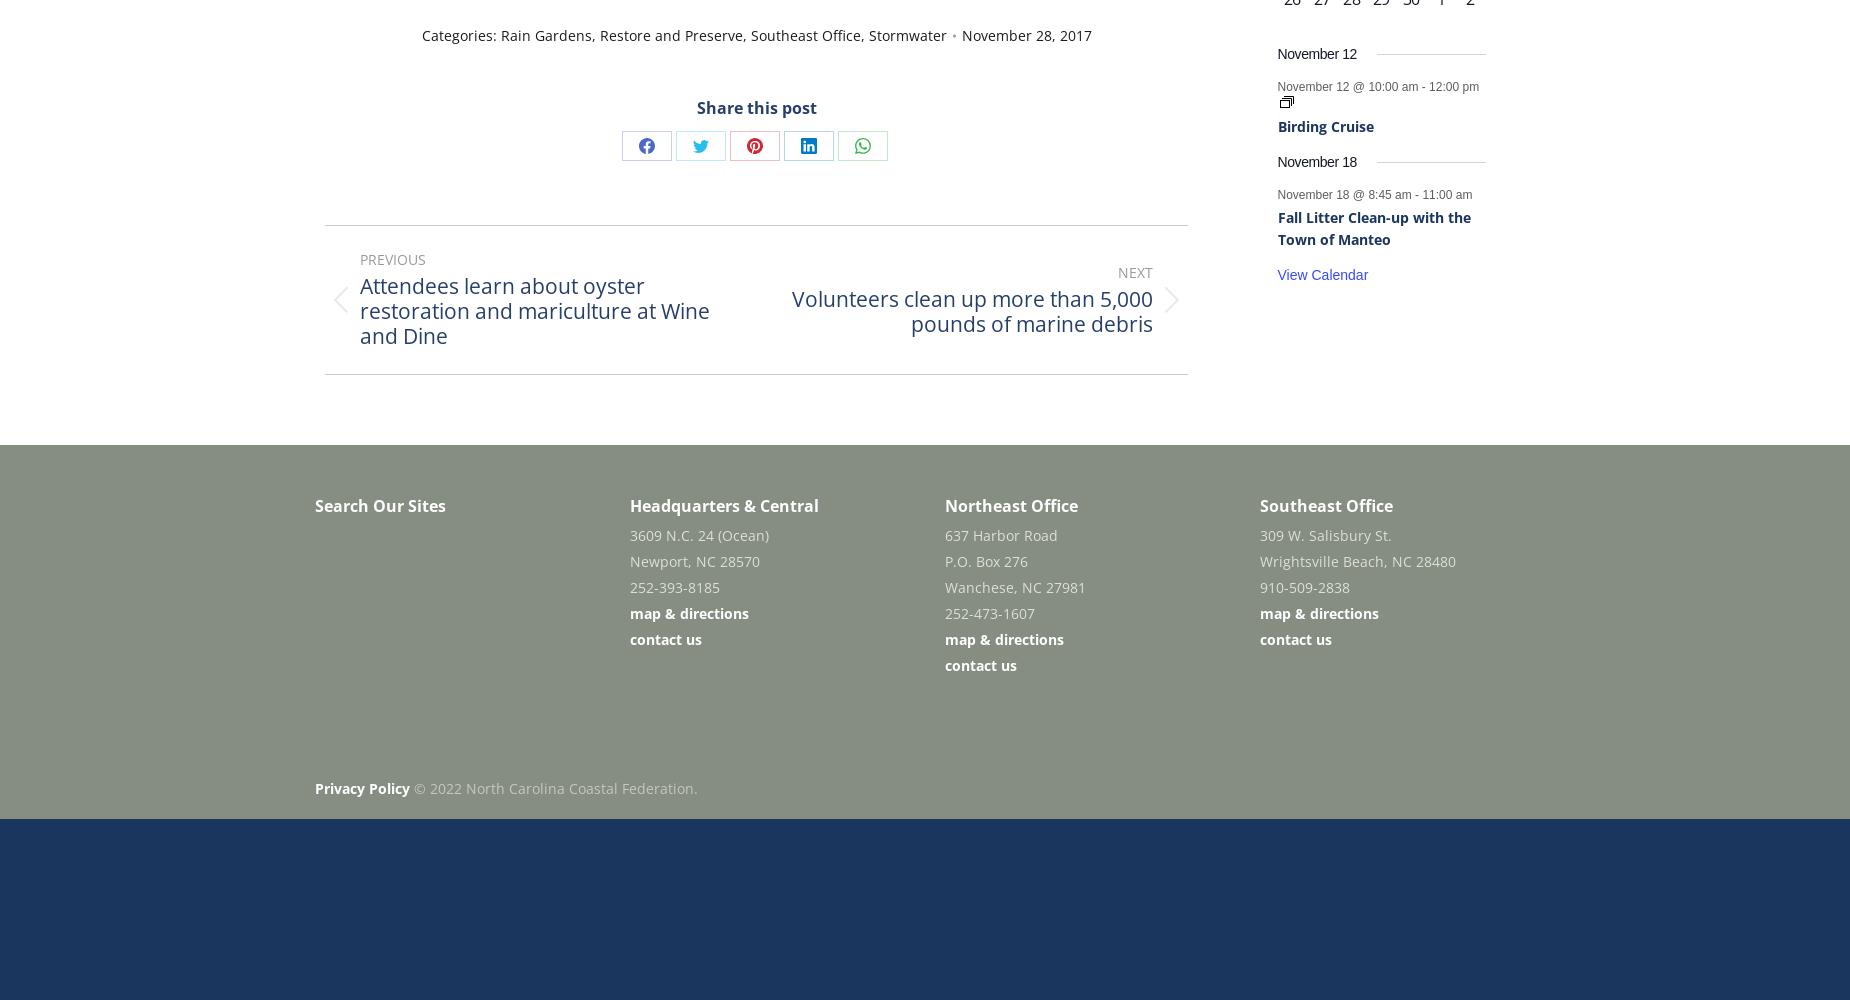  What do you see at coordinates (1276, 275) in the screenshot?
I see `'View Calendar'` at bounding box center [1276, 275].